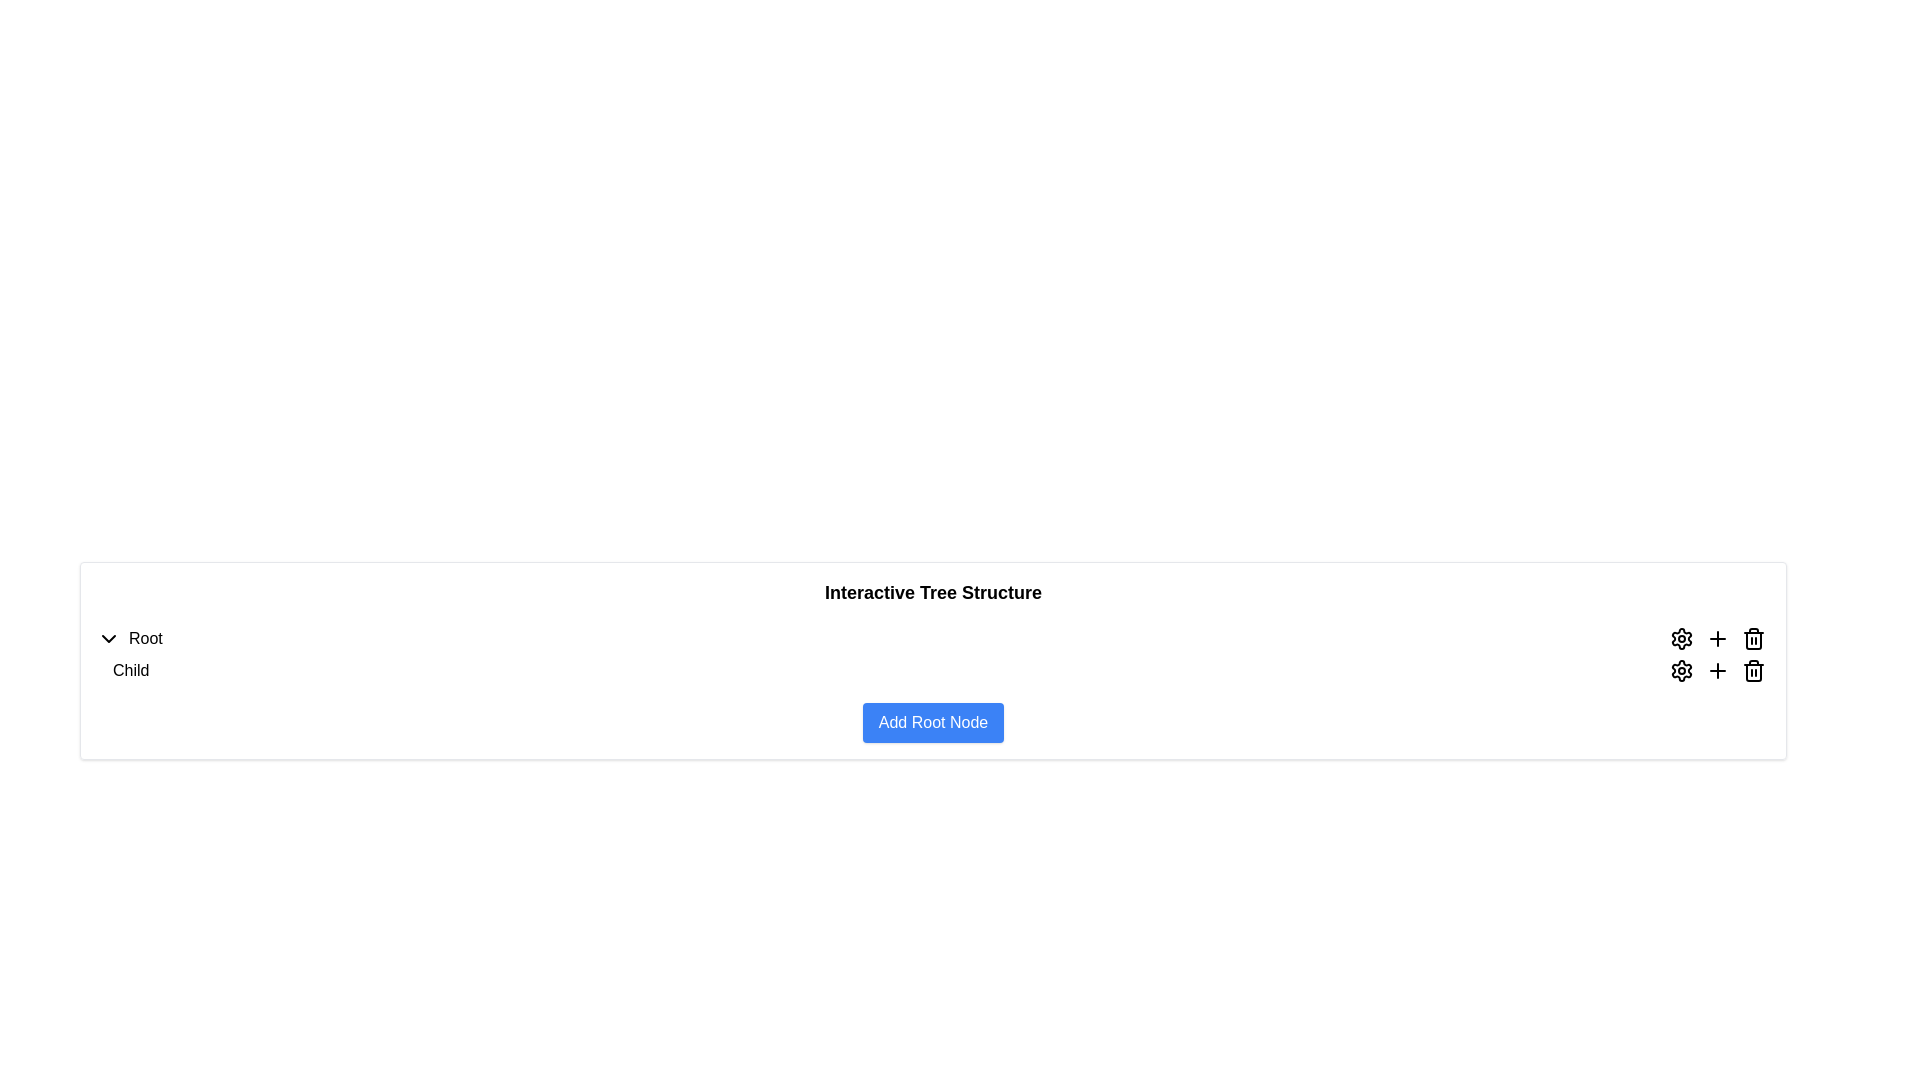  What do you see at coordinates (1680, 639) in the screenshot?
I see `the first gear icon in the row of icons to the right of the interface` at bounding box center [1680, 639].